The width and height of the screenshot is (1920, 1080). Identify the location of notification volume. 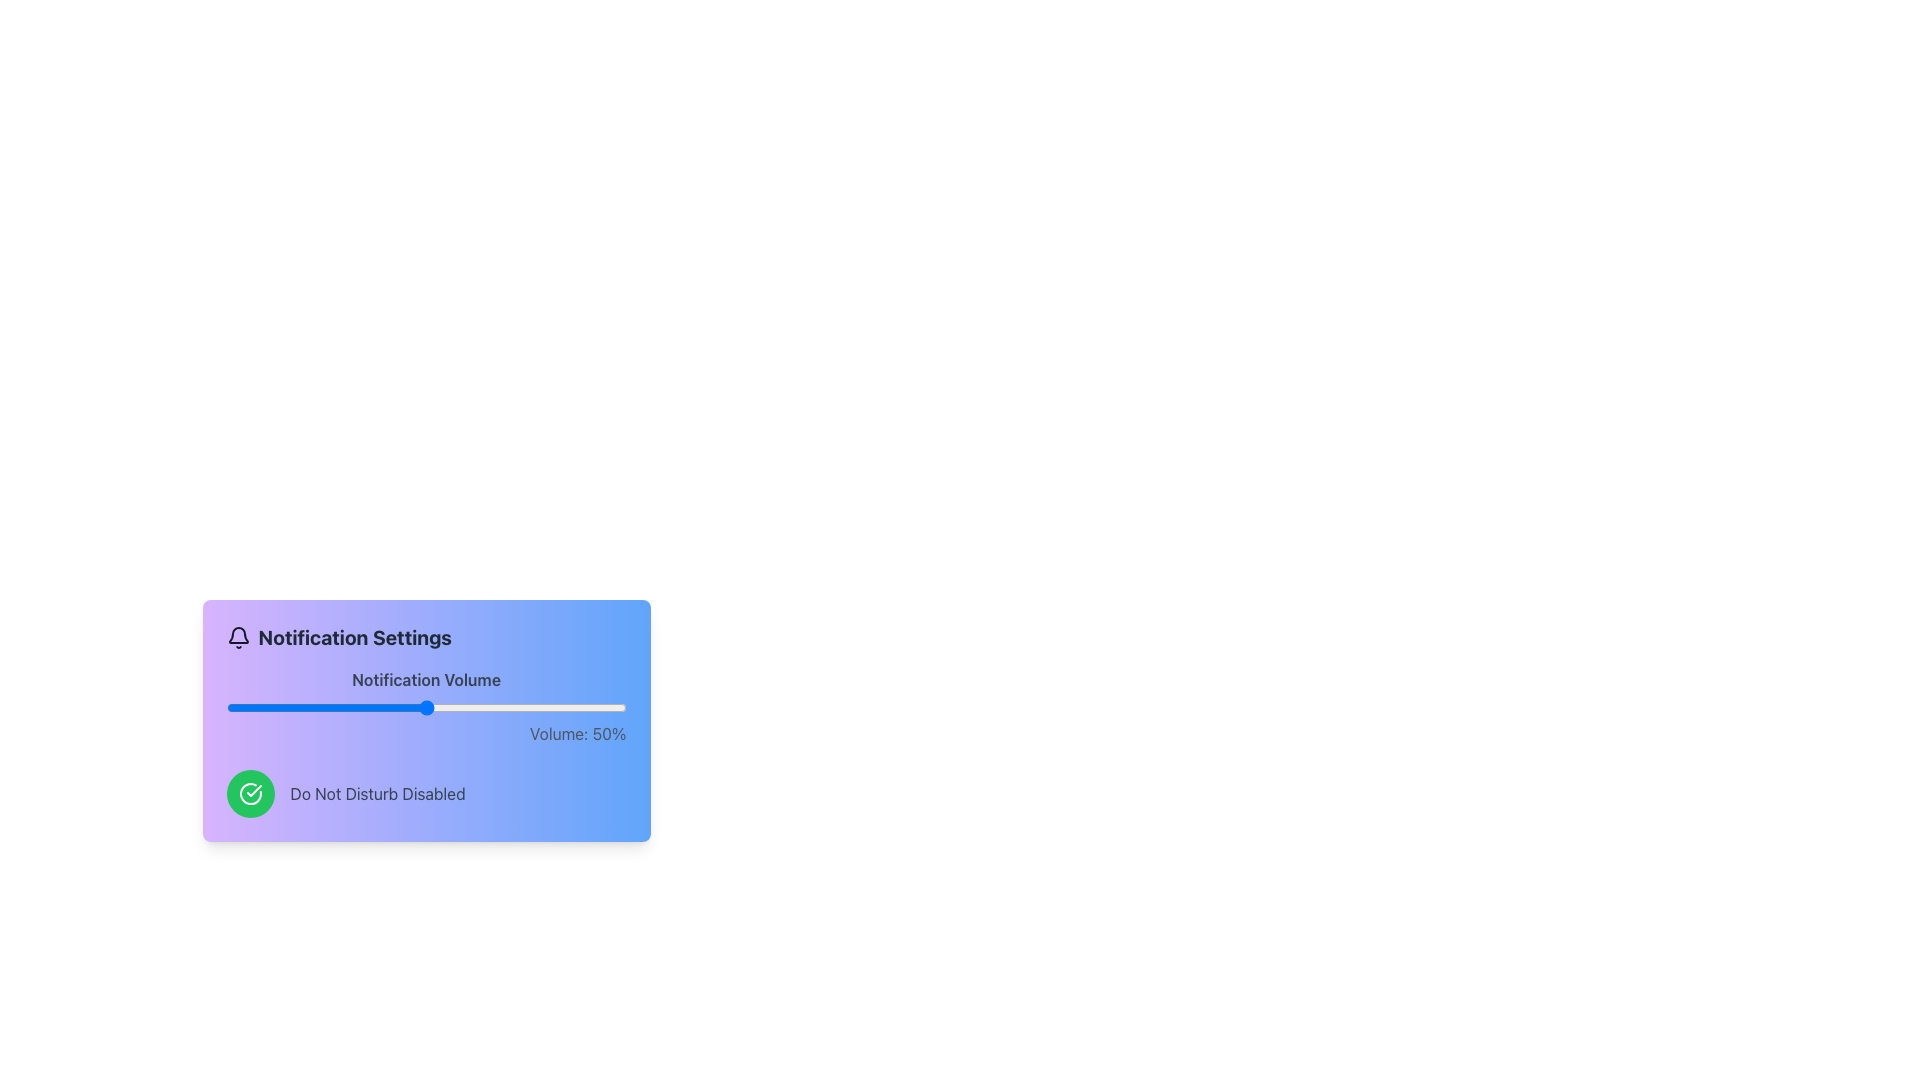
(518, 707).